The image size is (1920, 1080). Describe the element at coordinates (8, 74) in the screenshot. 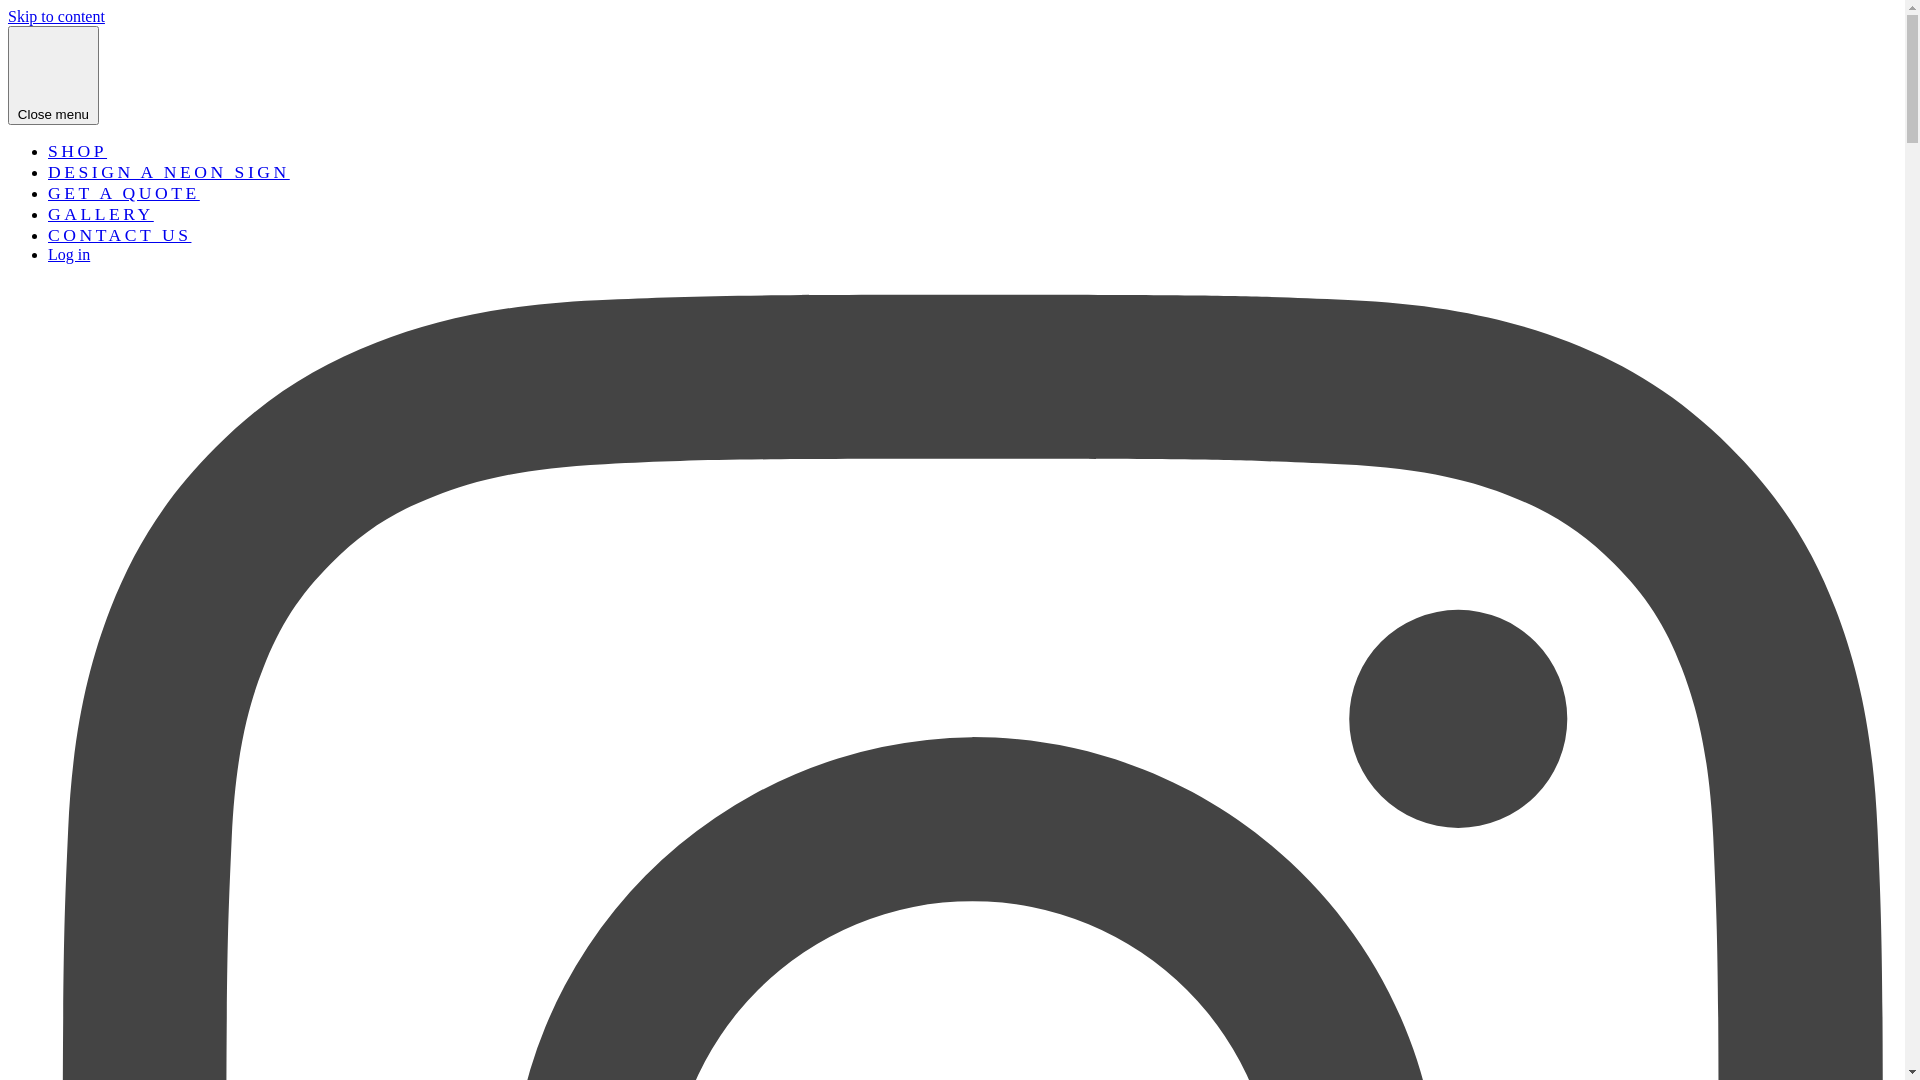

I see `'Close menu'` at that location.